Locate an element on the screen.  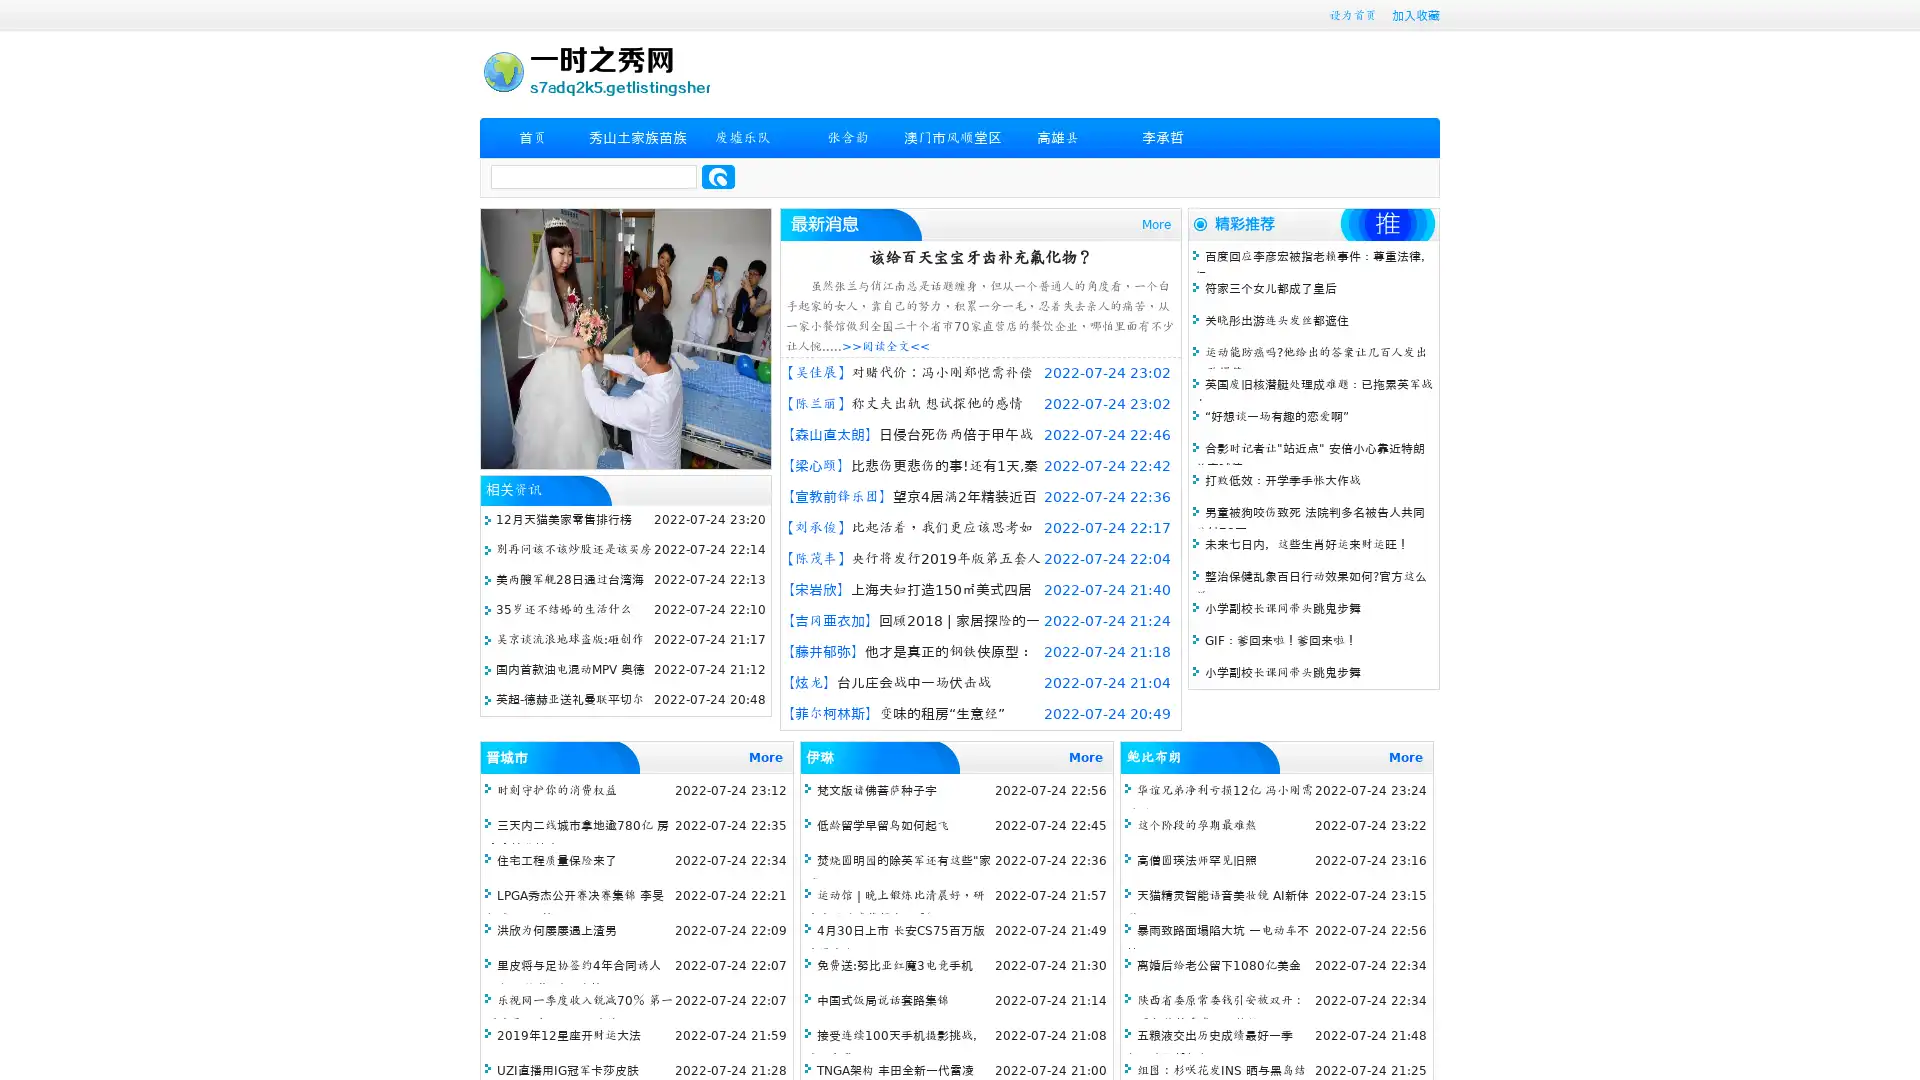
Search is located at coordinates (718, 176).